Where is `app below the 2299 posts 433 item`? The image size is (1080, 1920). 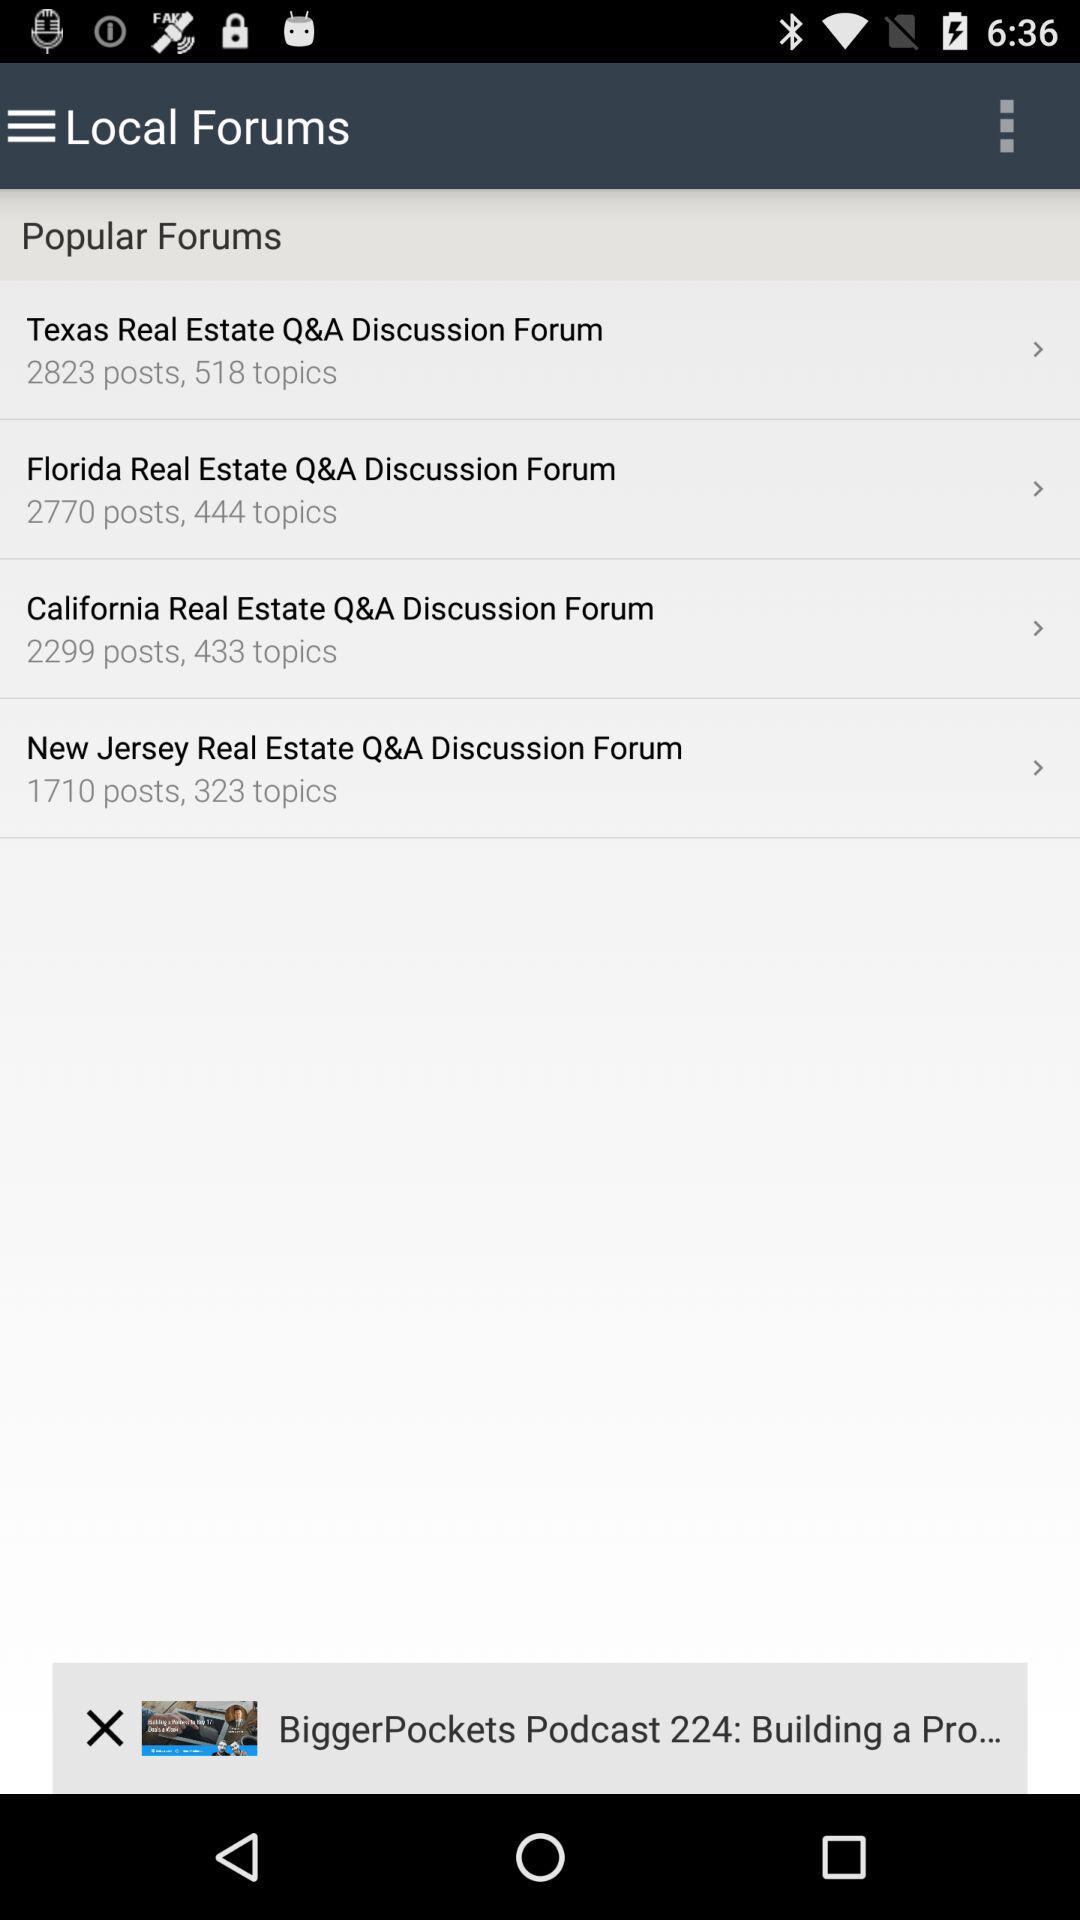
app below the 2299 posts 433 item is located at coordinates (523, 745).